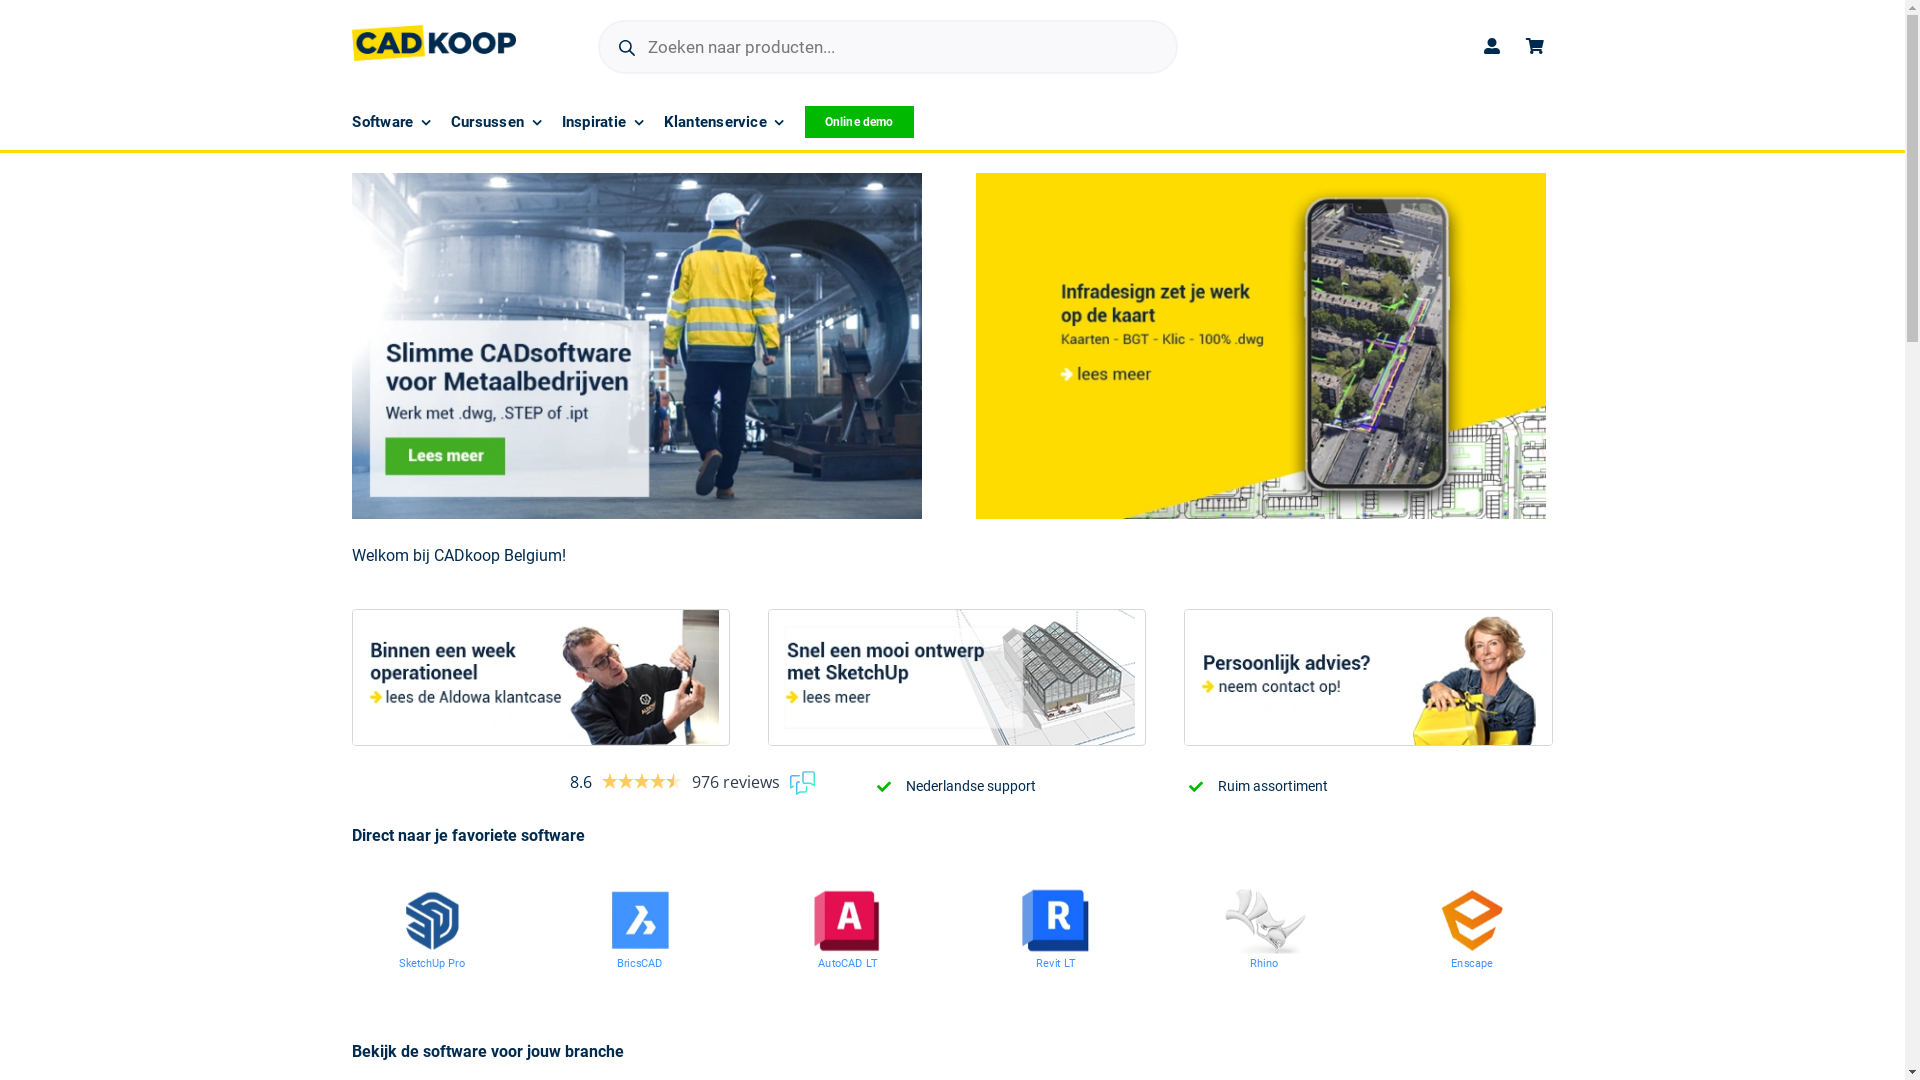 Image resolution: width=1920 pixels, height=1080 pixels. Describe the element at coordinates (691, 781) in the screenshot. I see `'8.6` at that location.